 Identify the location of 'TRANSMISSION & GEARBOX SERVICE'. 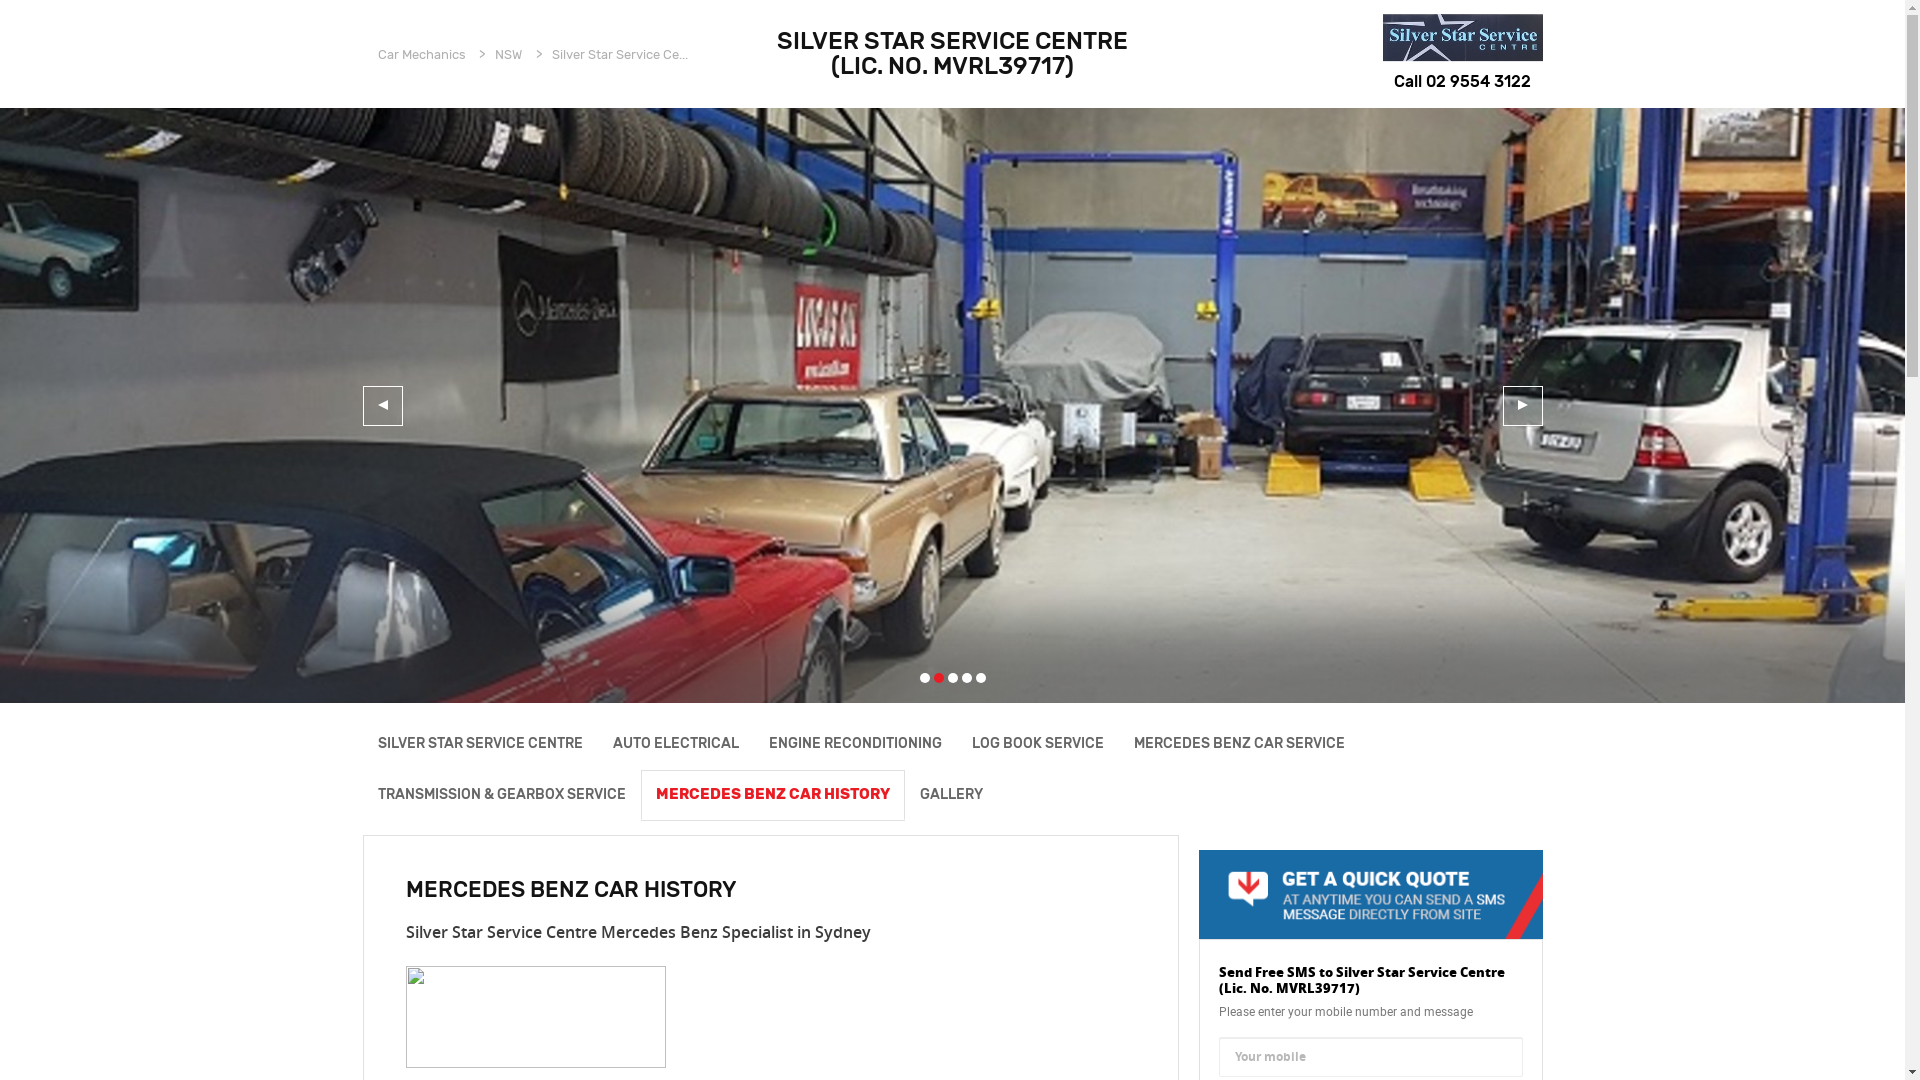
(500, 793).